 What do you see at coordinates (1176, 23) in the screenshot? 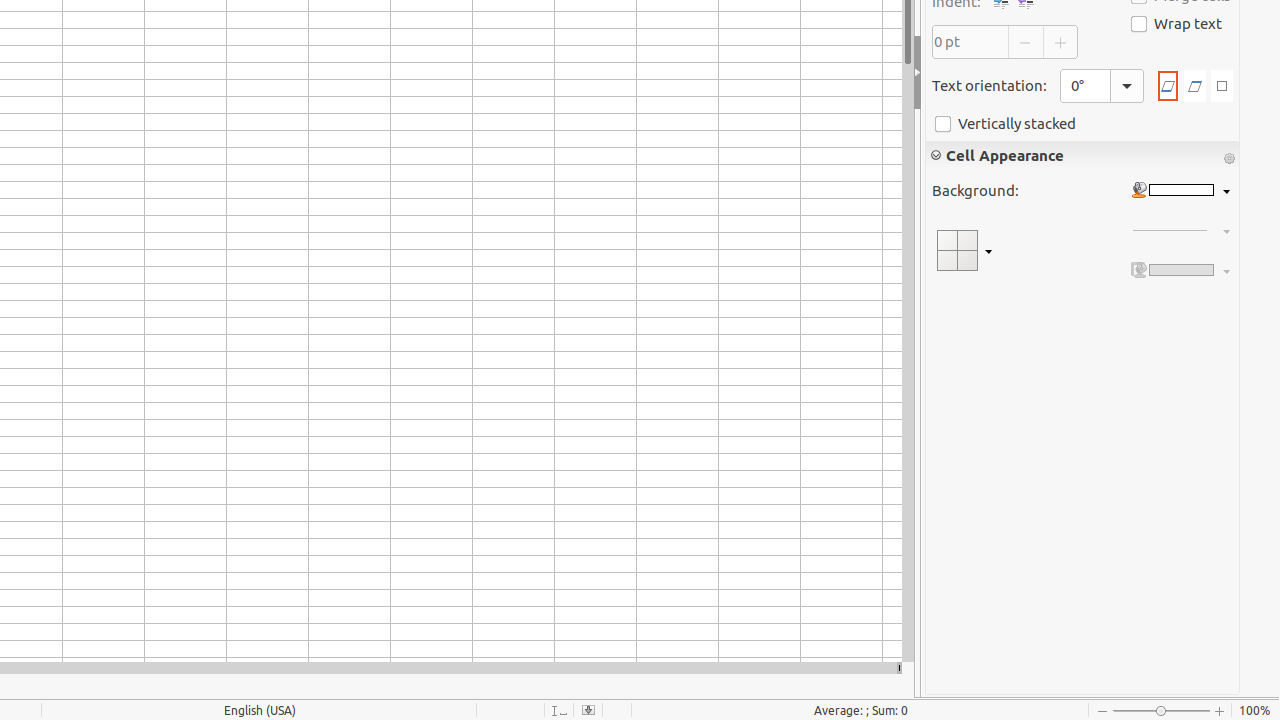
I see `'Wrap text'` at bounding box center [1176, 23].